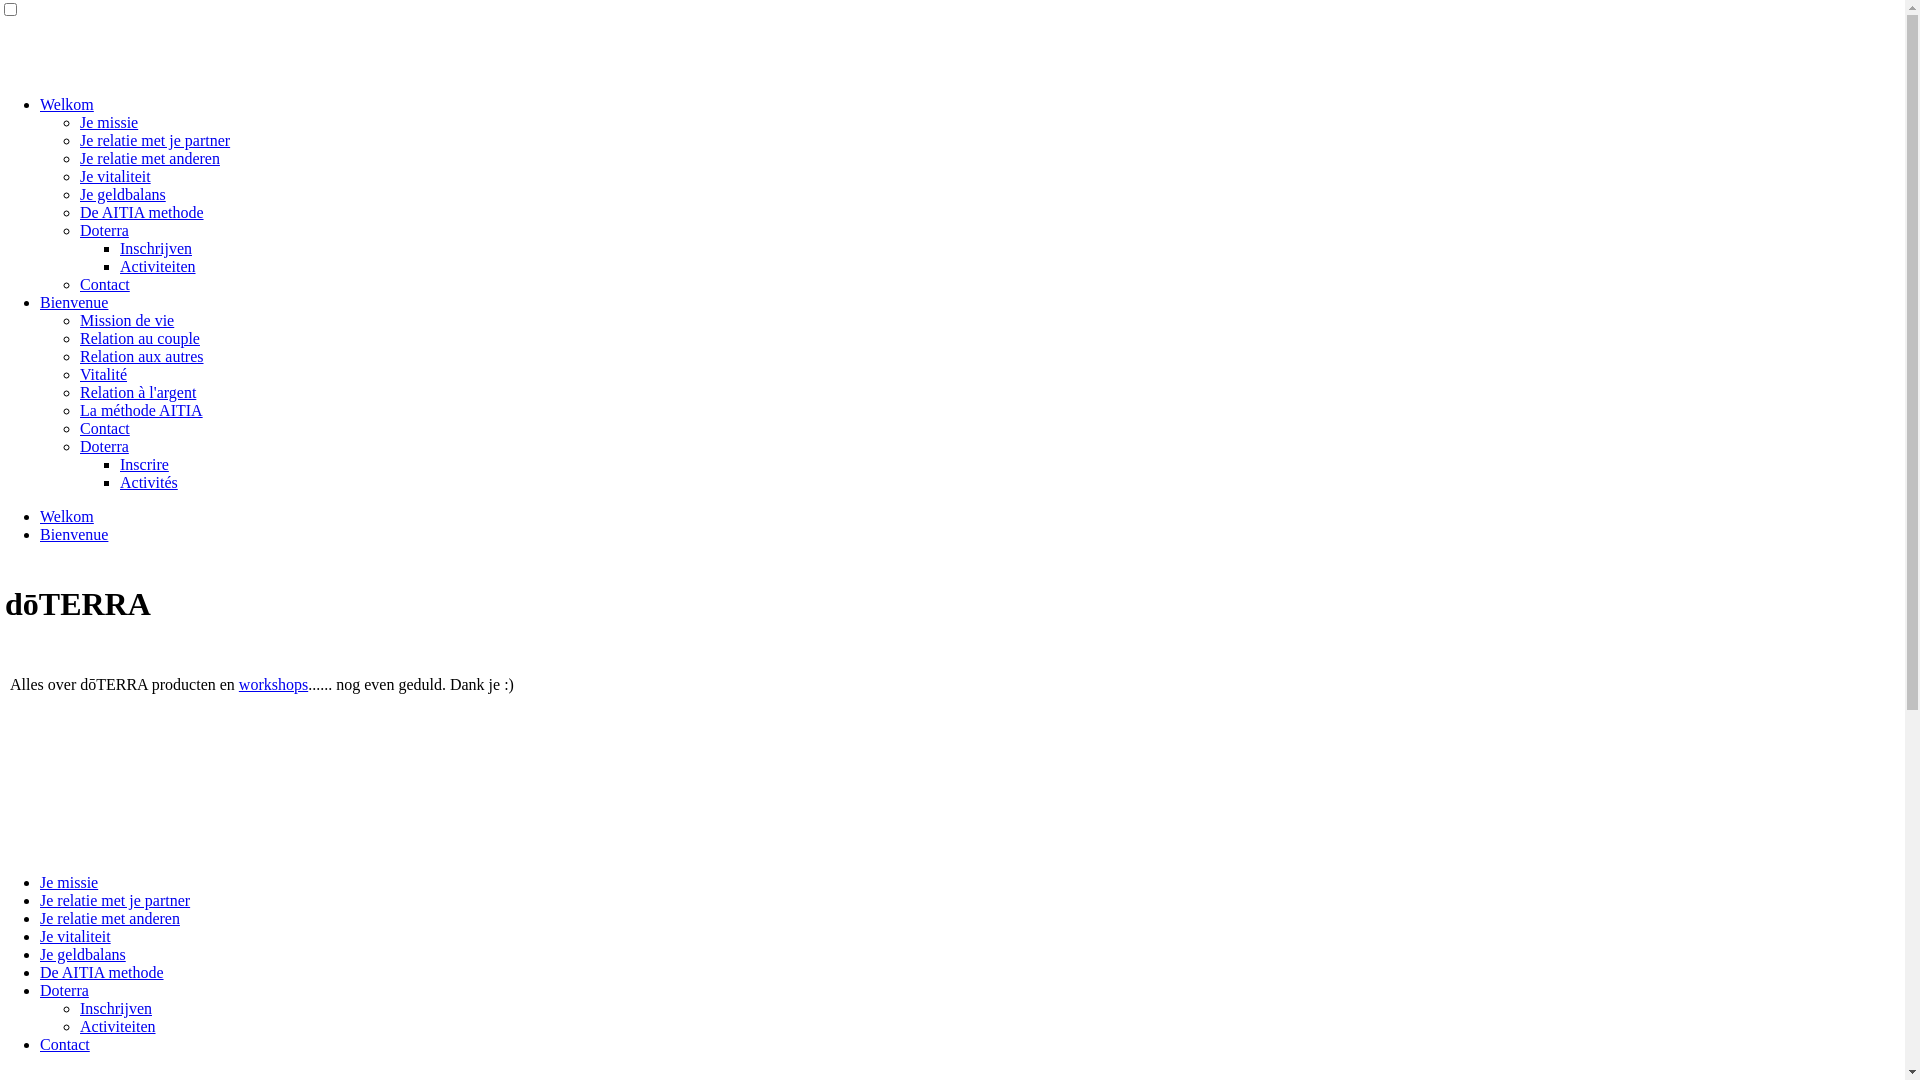 The width and height of the screenshot is (1920, 1080). What do you see at coordinates (122, 194) in the screenshot?
I see `'Je geldbalans'` at bounding box center [122, 194].